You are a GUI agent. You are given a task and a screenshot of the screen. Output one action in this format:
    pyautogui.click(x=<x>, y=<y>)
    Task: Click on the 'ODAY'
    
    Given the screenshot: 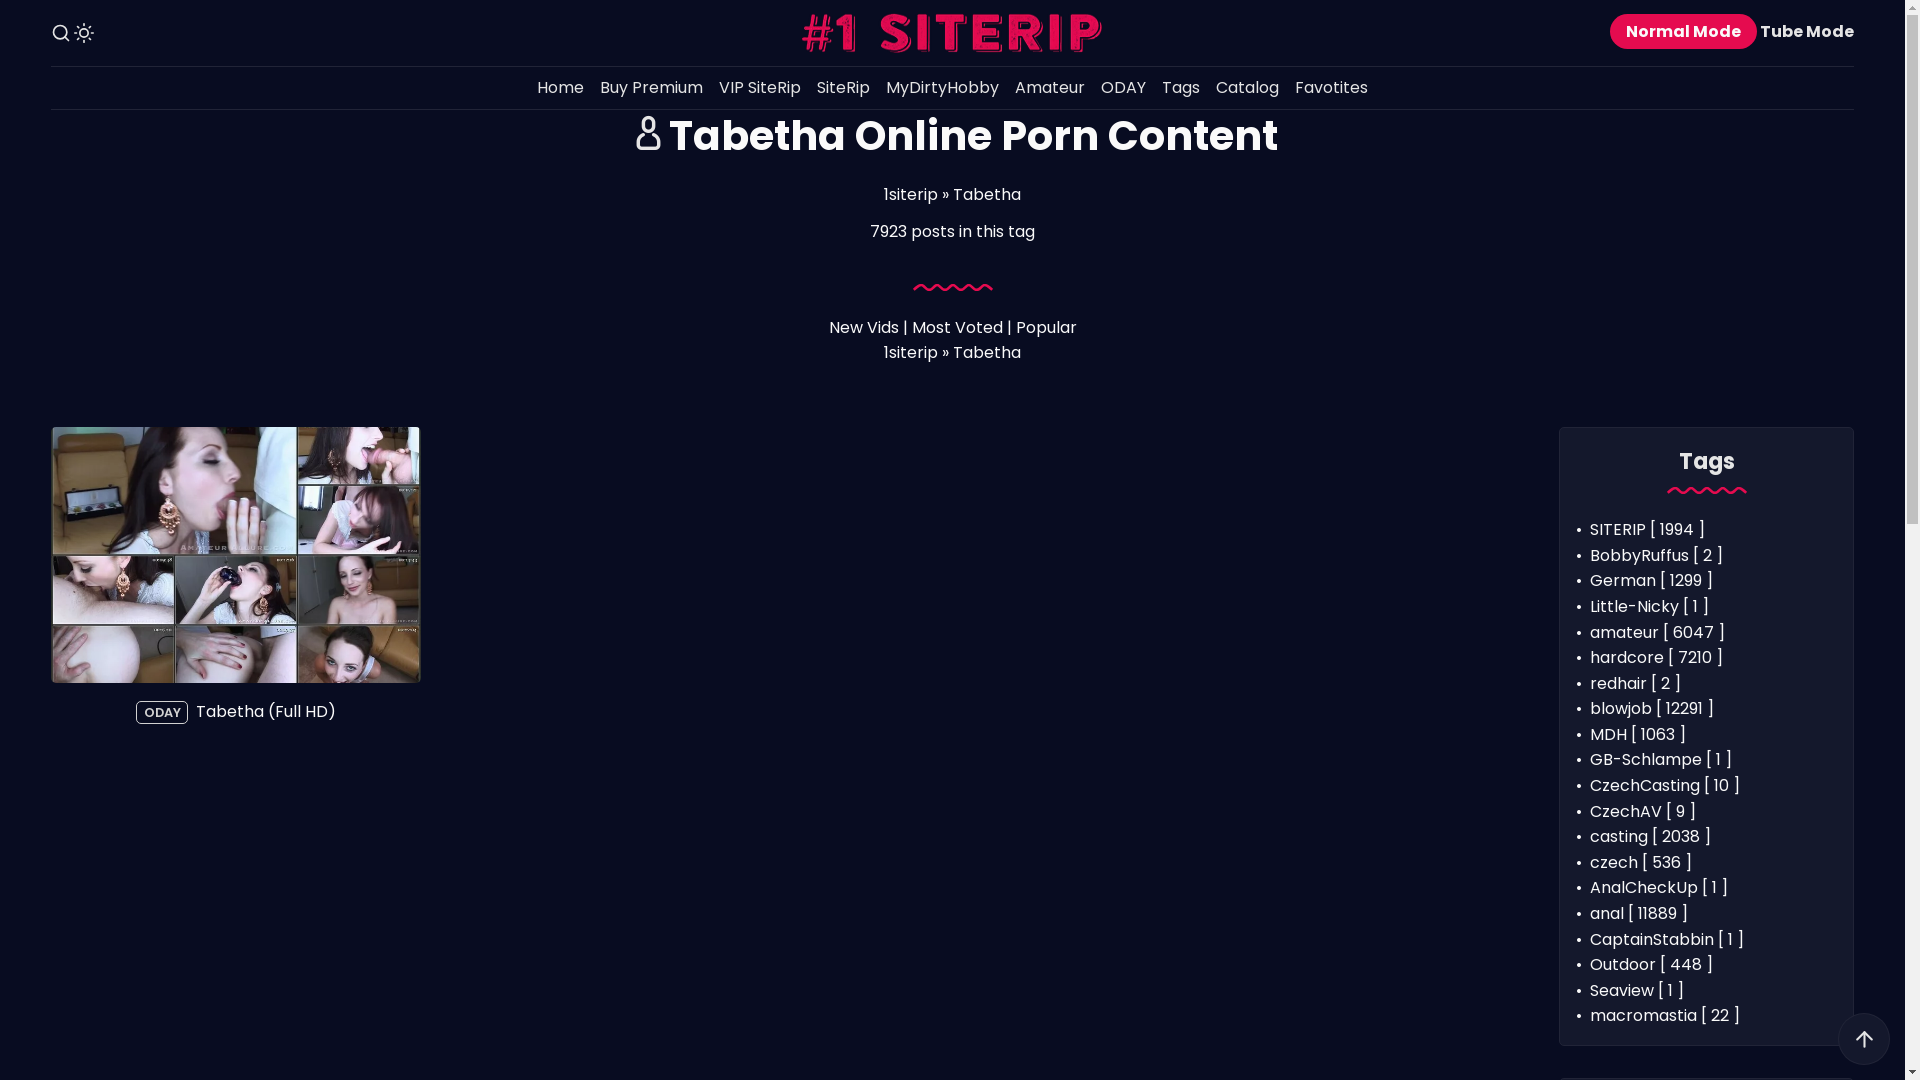 What is the action you would take?
    pyautogui.click(x=162, y=711)
    